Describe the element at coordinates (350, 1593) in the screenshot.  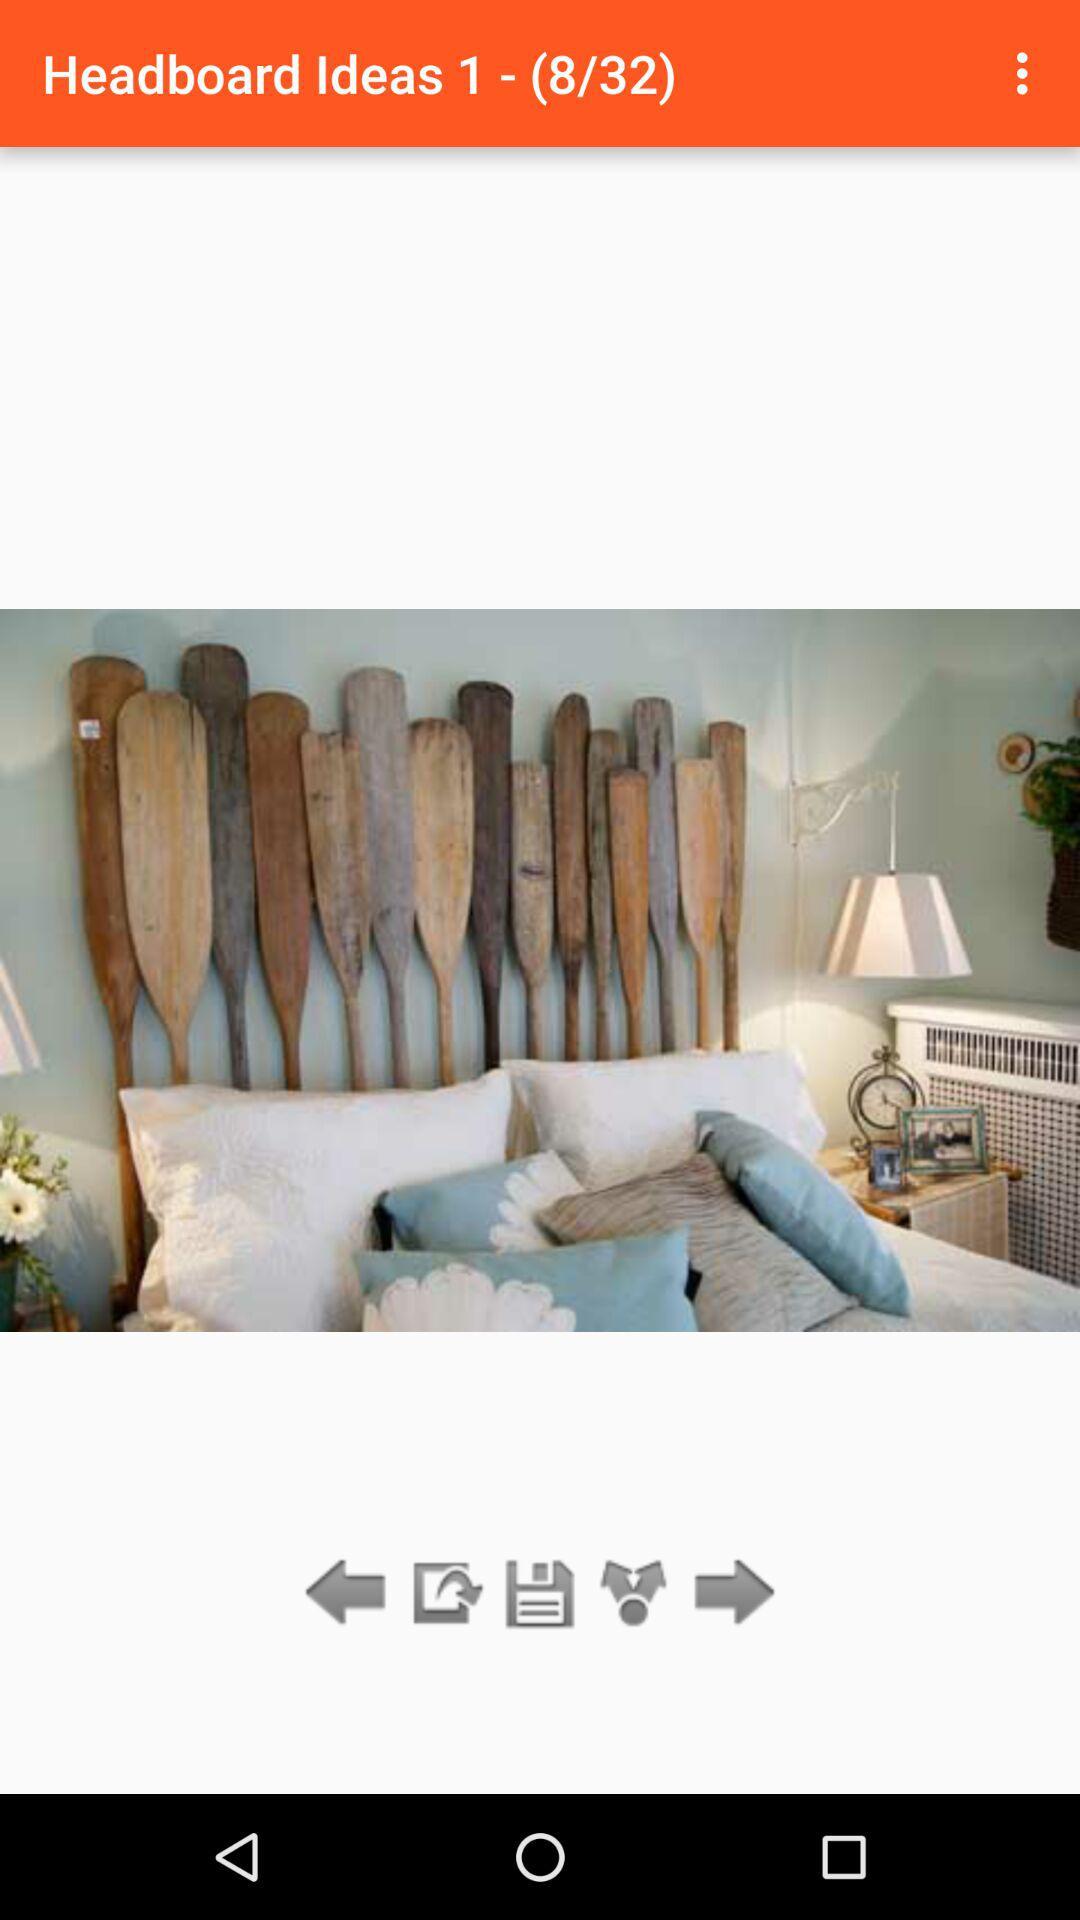
I see `the arrow_backward icon` at that location.